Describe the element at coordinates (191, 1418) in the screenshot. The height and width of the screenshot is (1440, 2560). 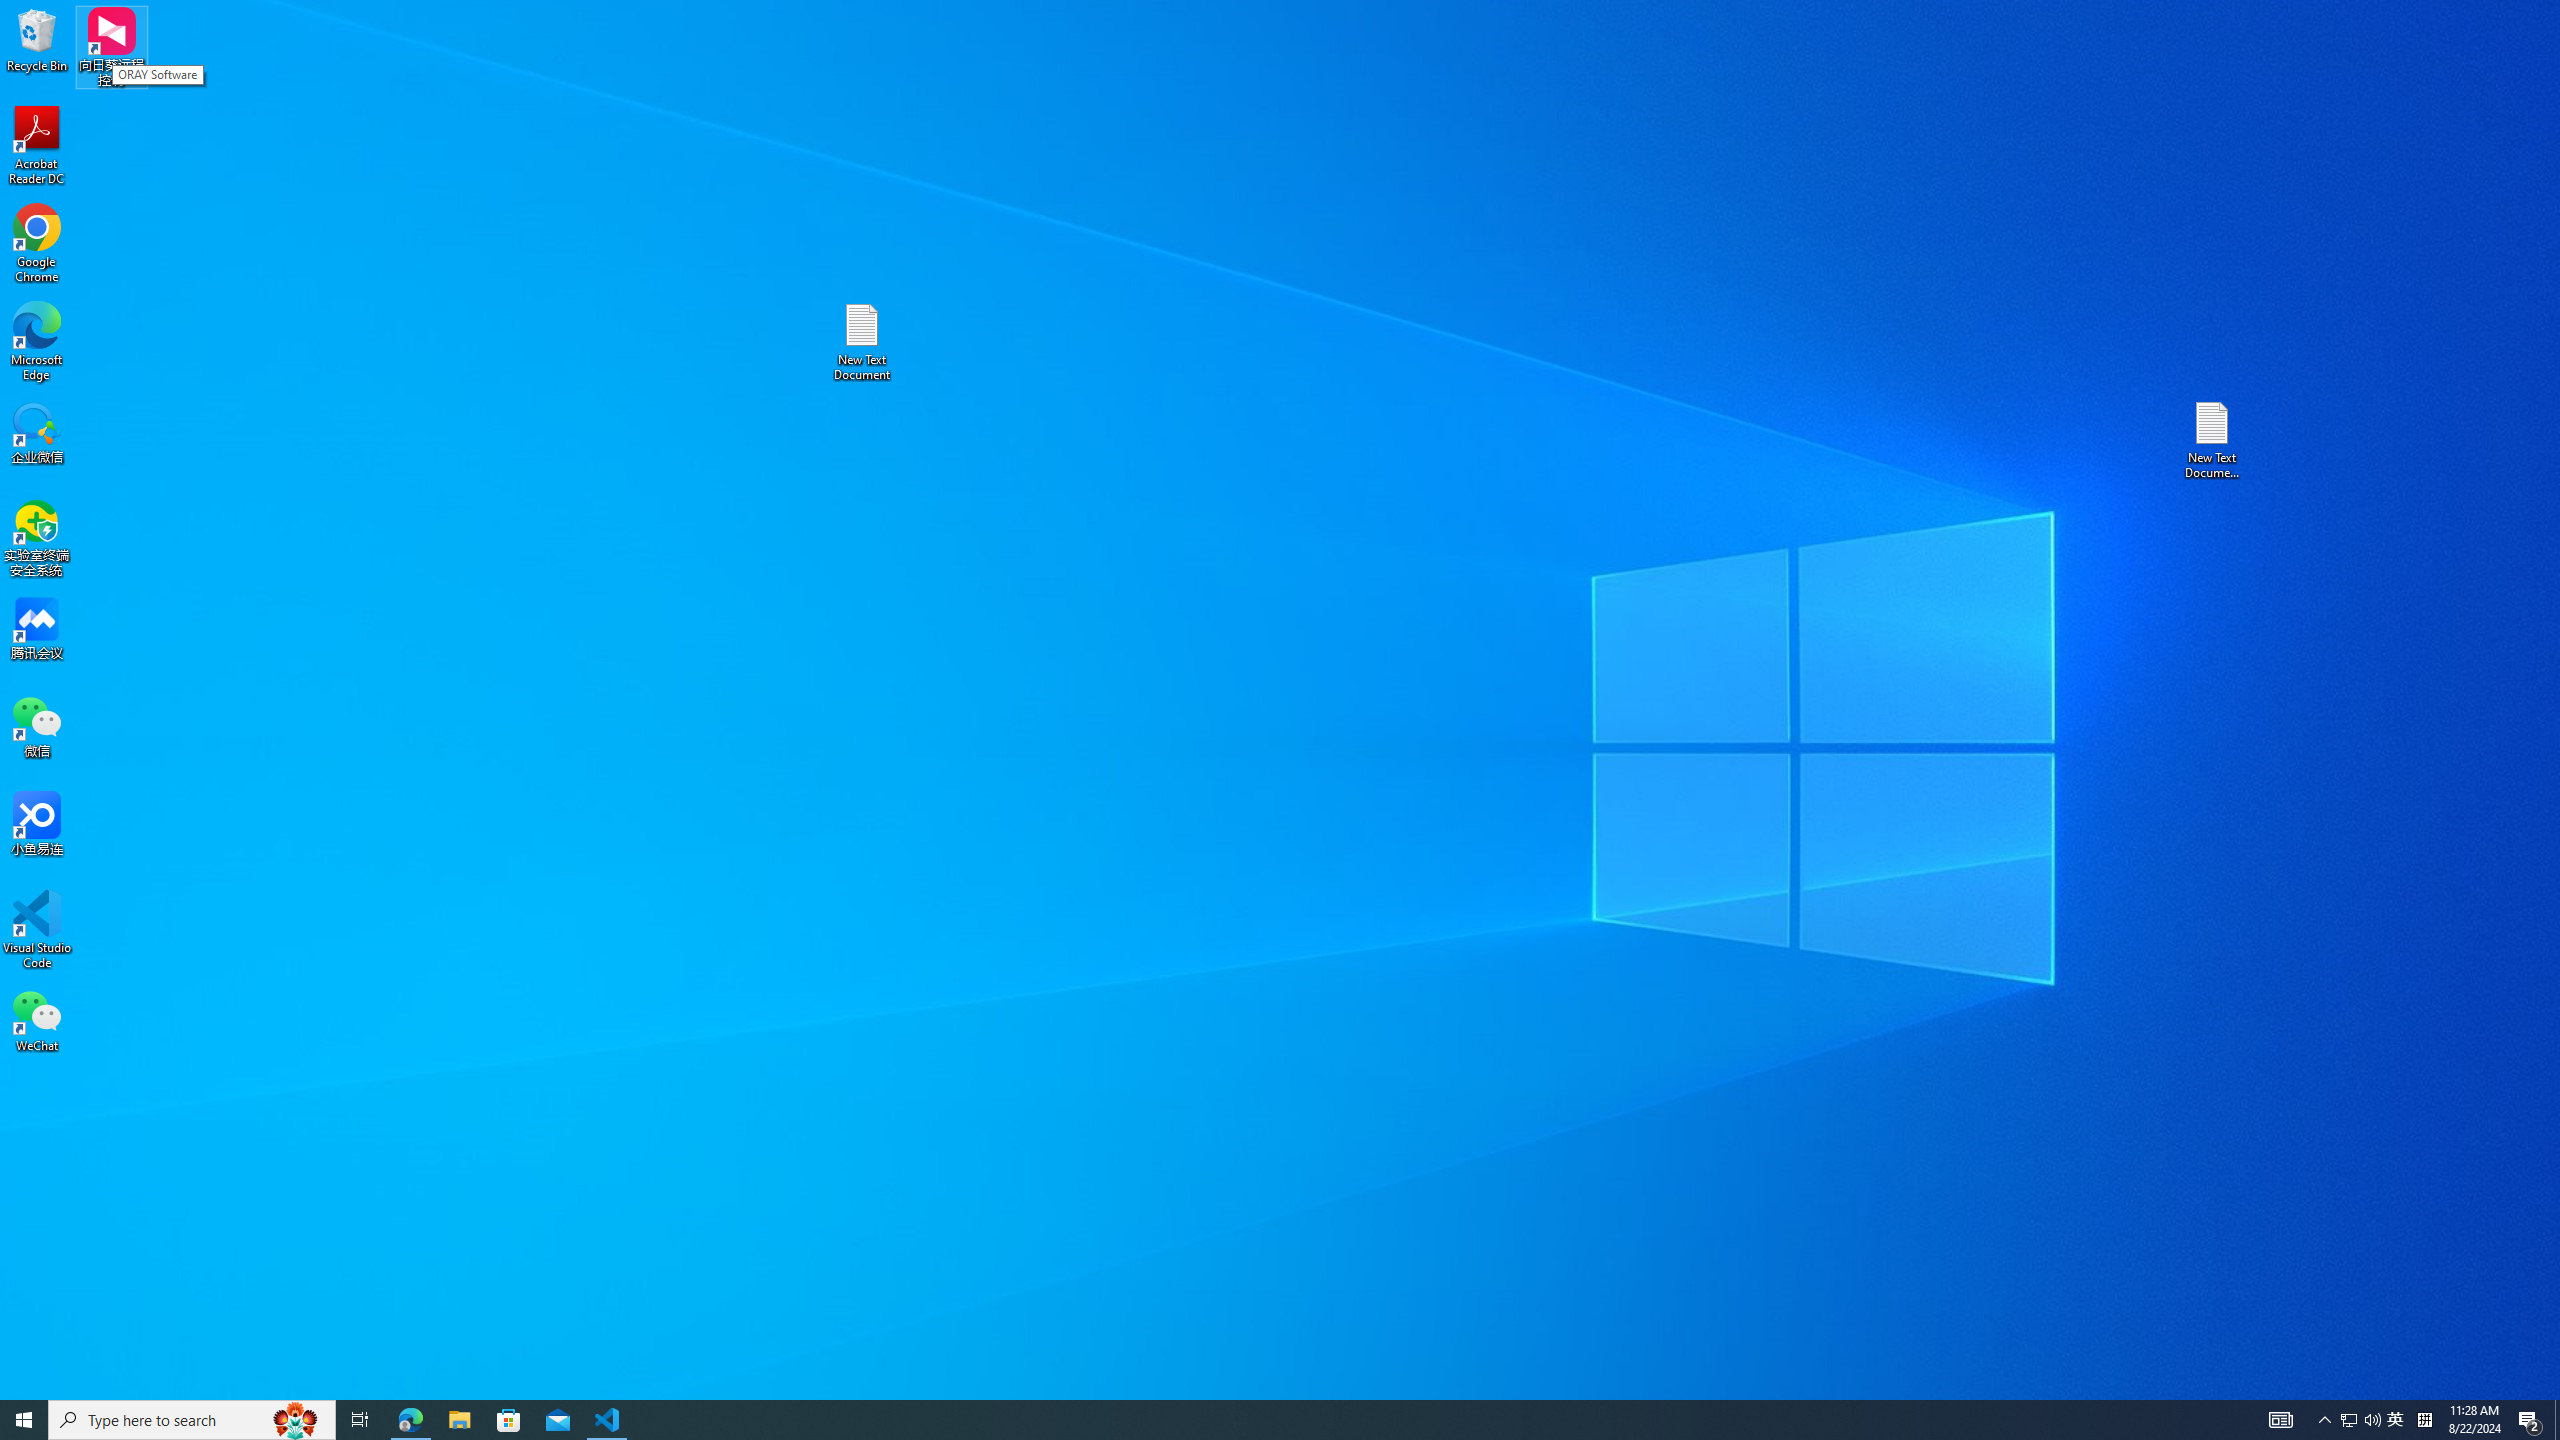
I see `'Type here to search'` at that location.